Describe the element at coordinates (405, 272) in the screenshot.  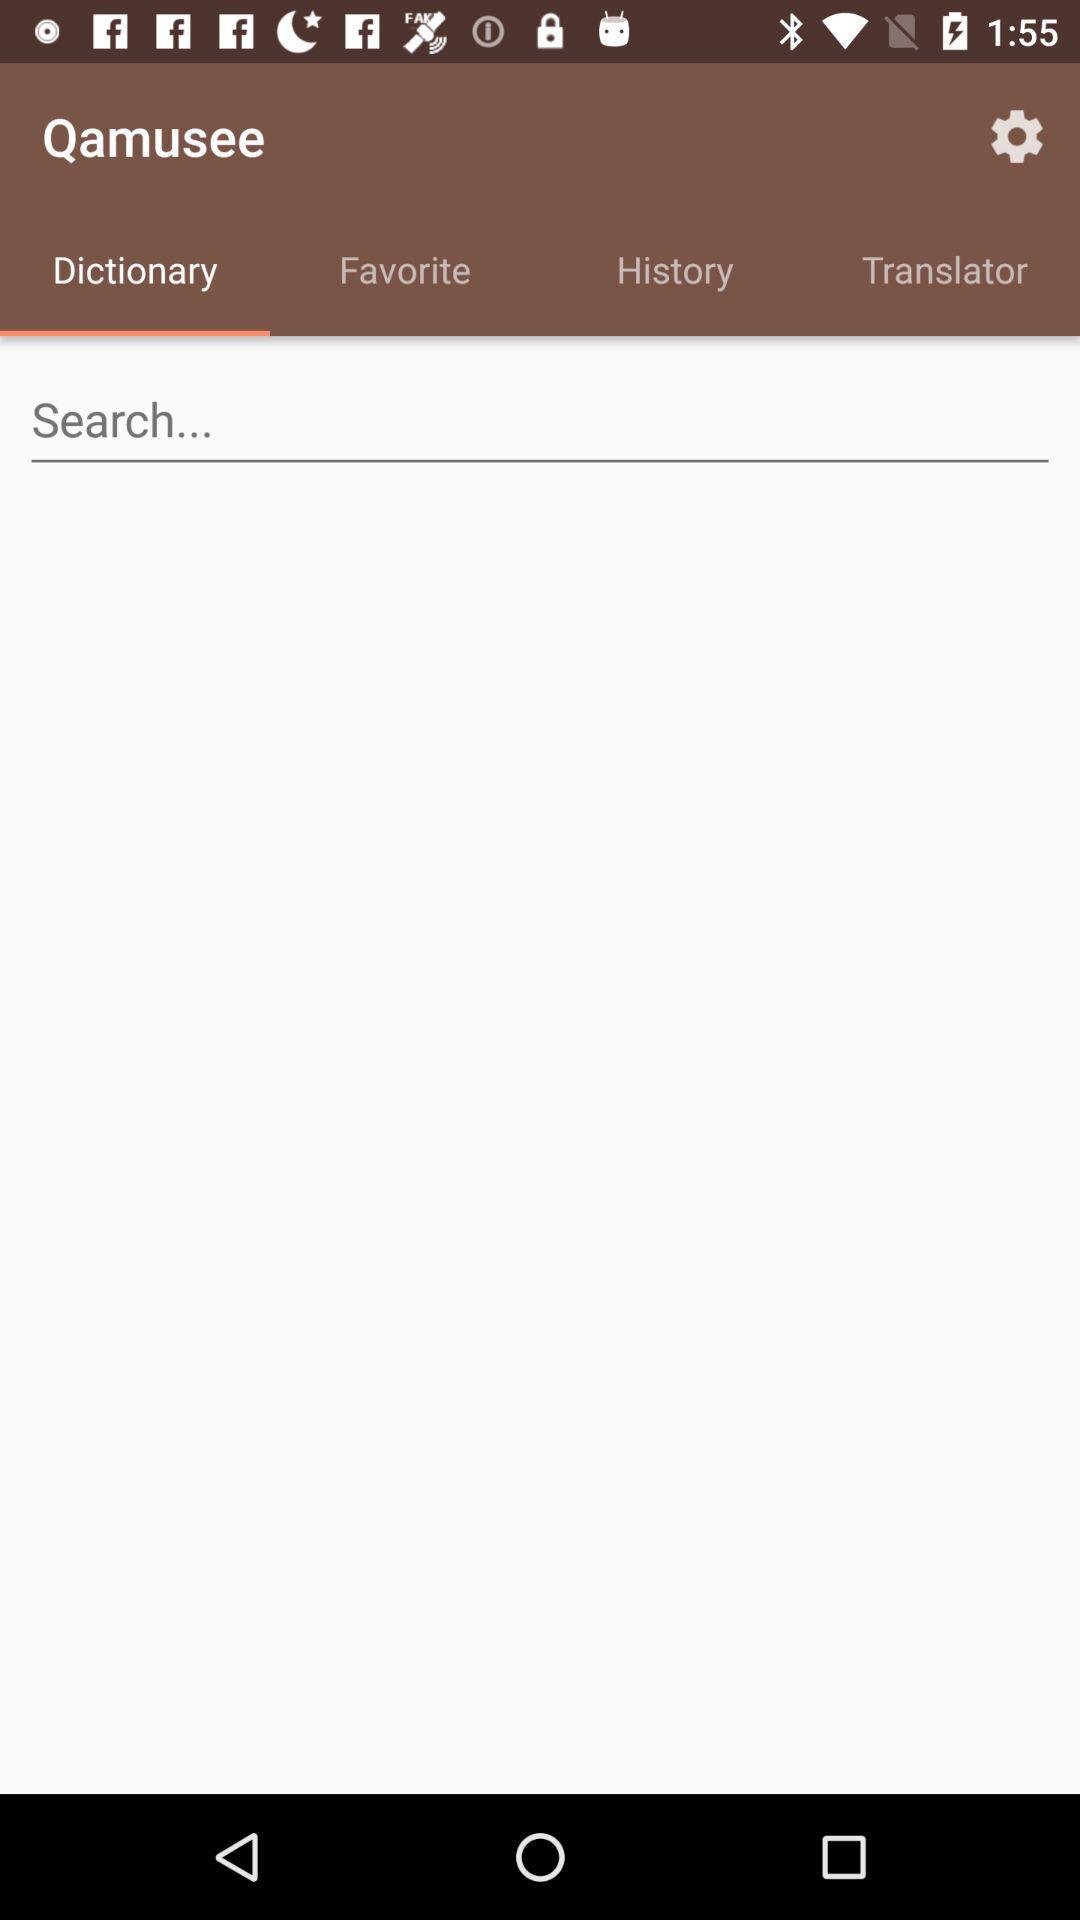
I see `the item next to the history icon` at that location.